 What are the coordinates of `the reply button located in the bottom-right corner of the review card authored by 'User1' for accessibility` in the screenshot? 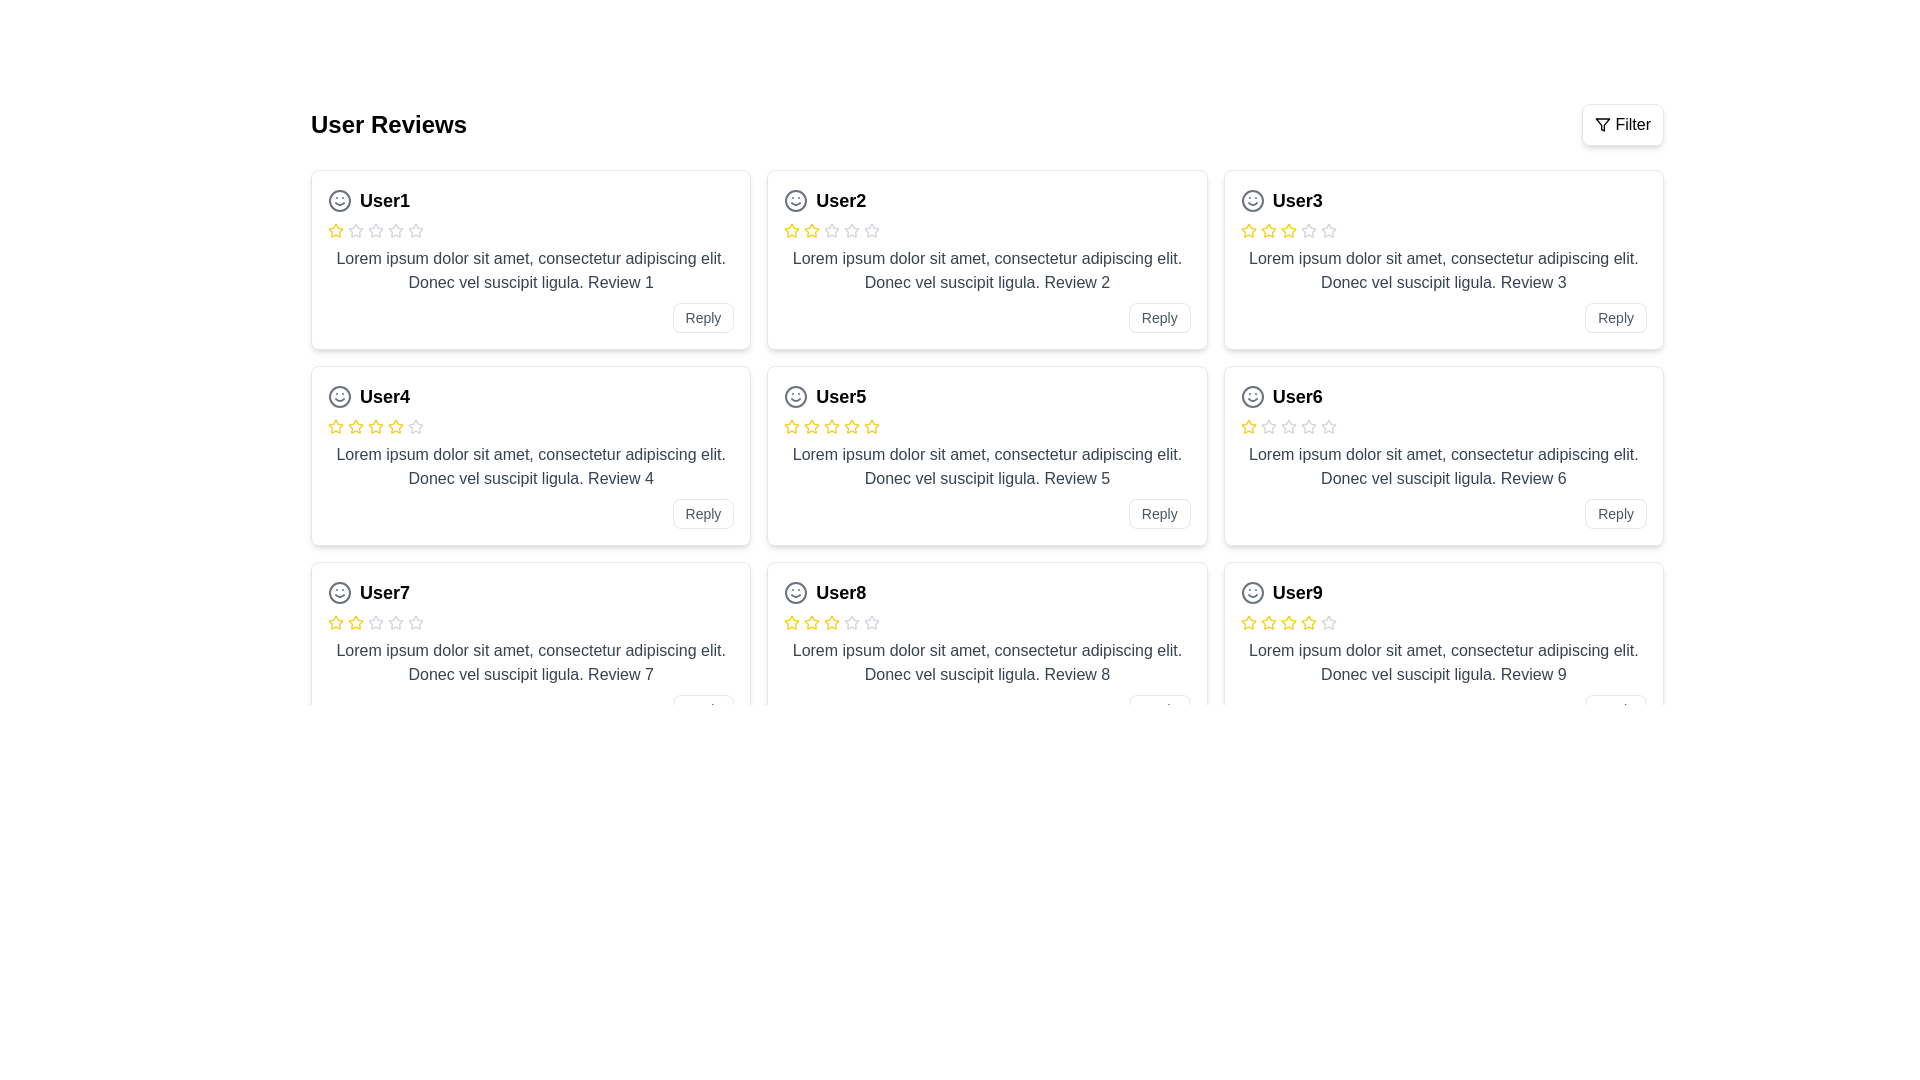 It's located at (703, 316).